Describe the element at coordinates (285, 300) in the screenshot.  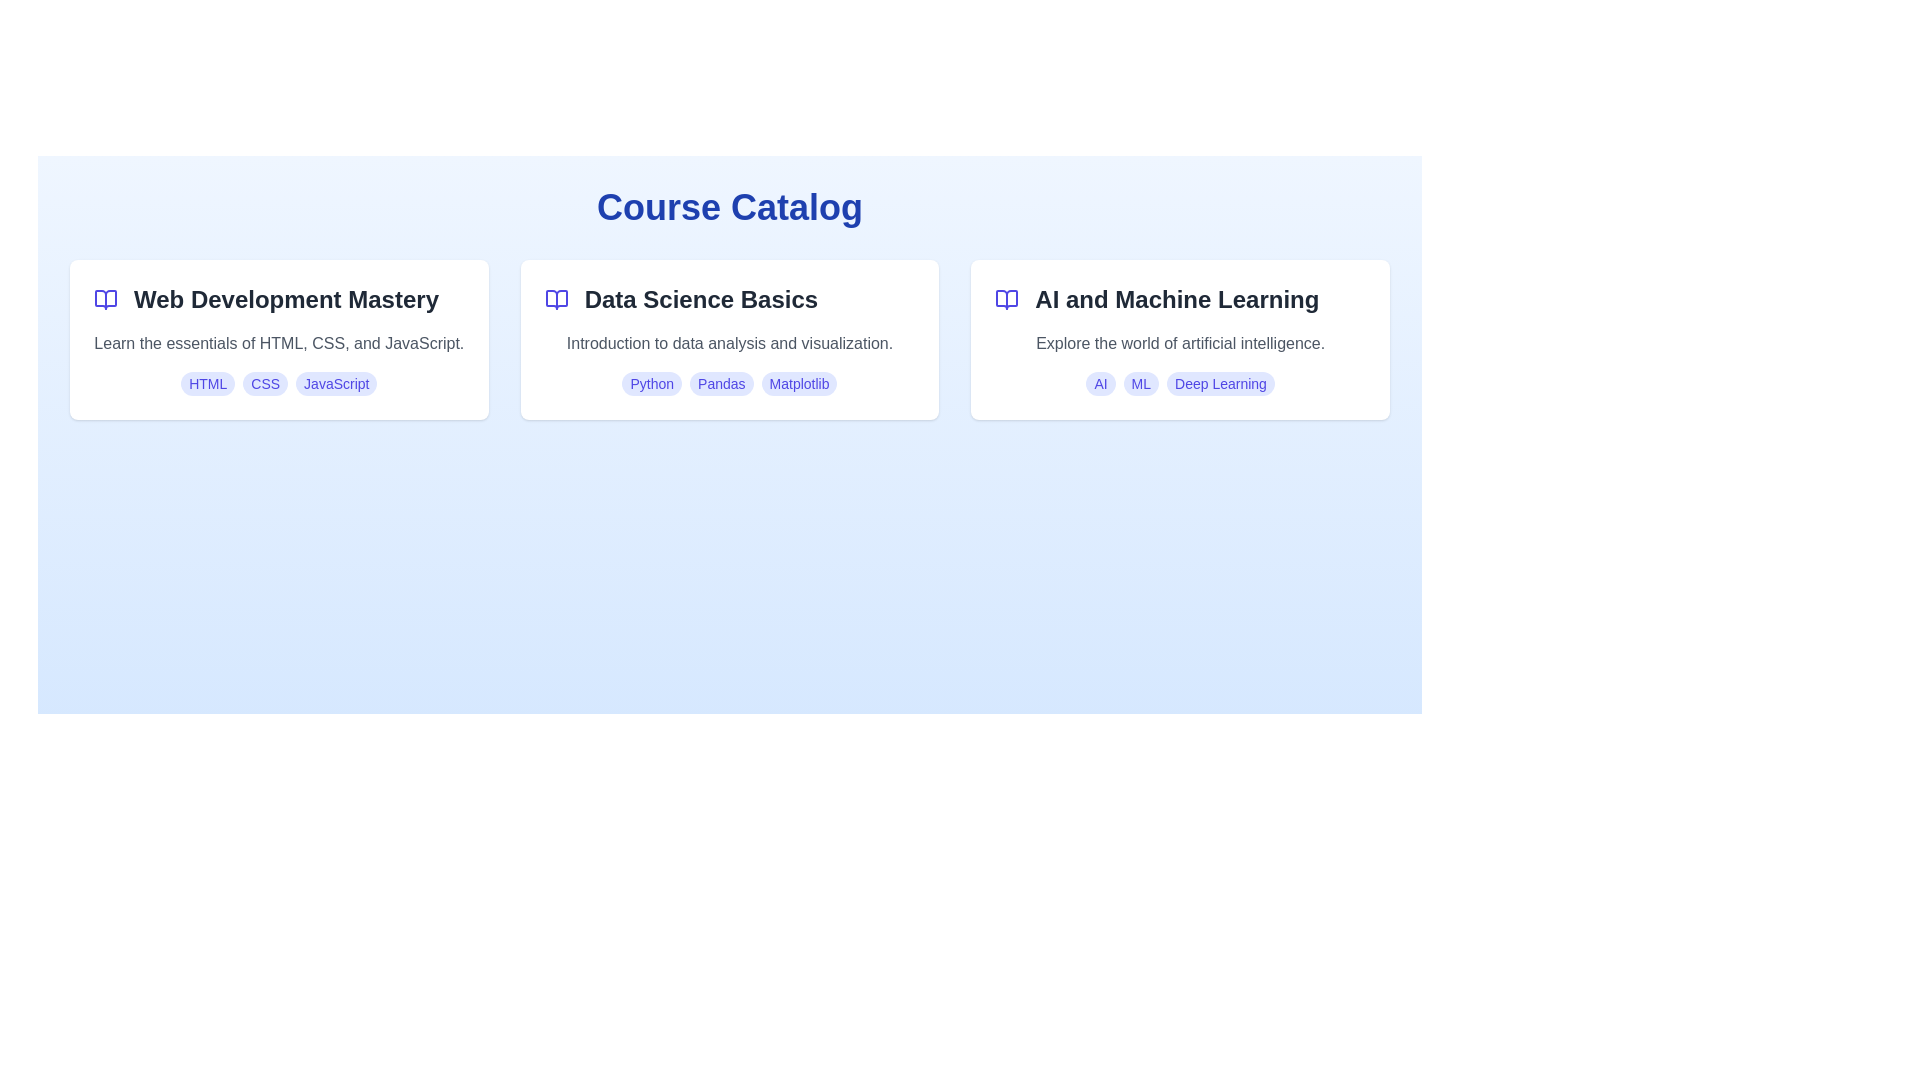
I see `the textual header 'Web Development Mastery' which is prominently displayed in dark gray and styled in a large bold font, located in the leftmost card of three horizontally aligned cards` at that location.